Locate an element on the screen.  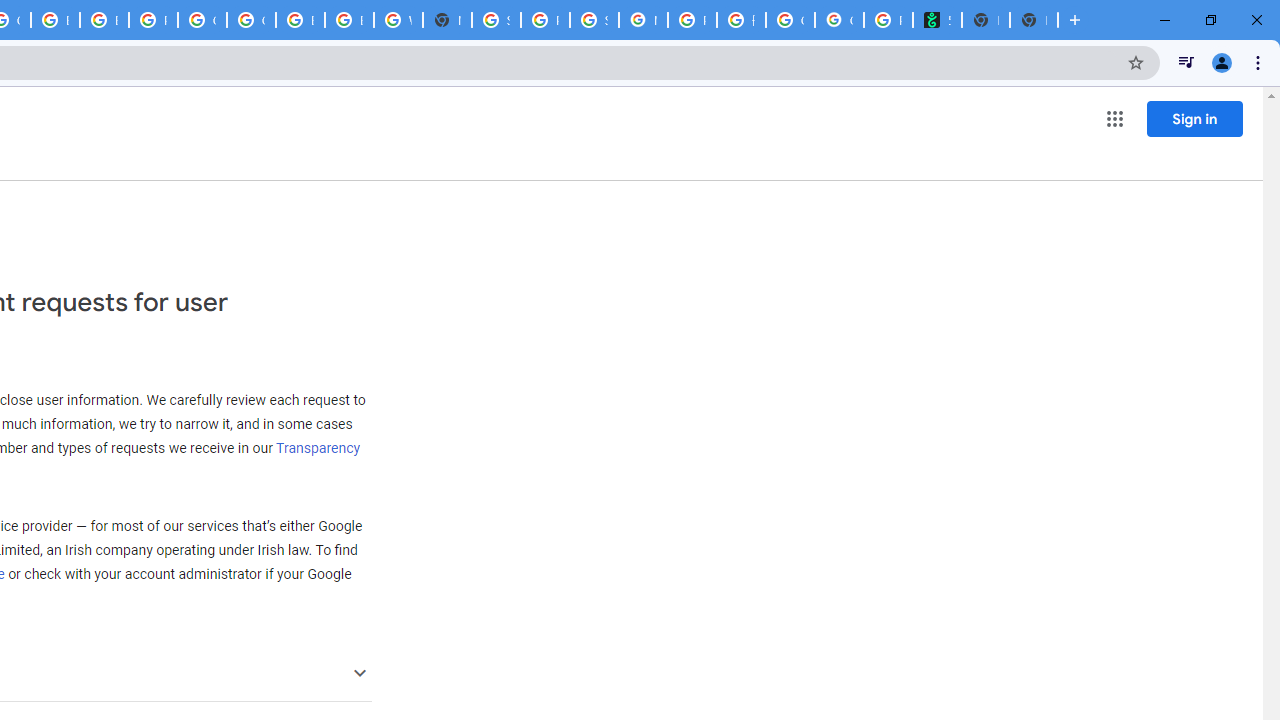
'Sign in - Google Accounts' is located at coordinates (496, 20).